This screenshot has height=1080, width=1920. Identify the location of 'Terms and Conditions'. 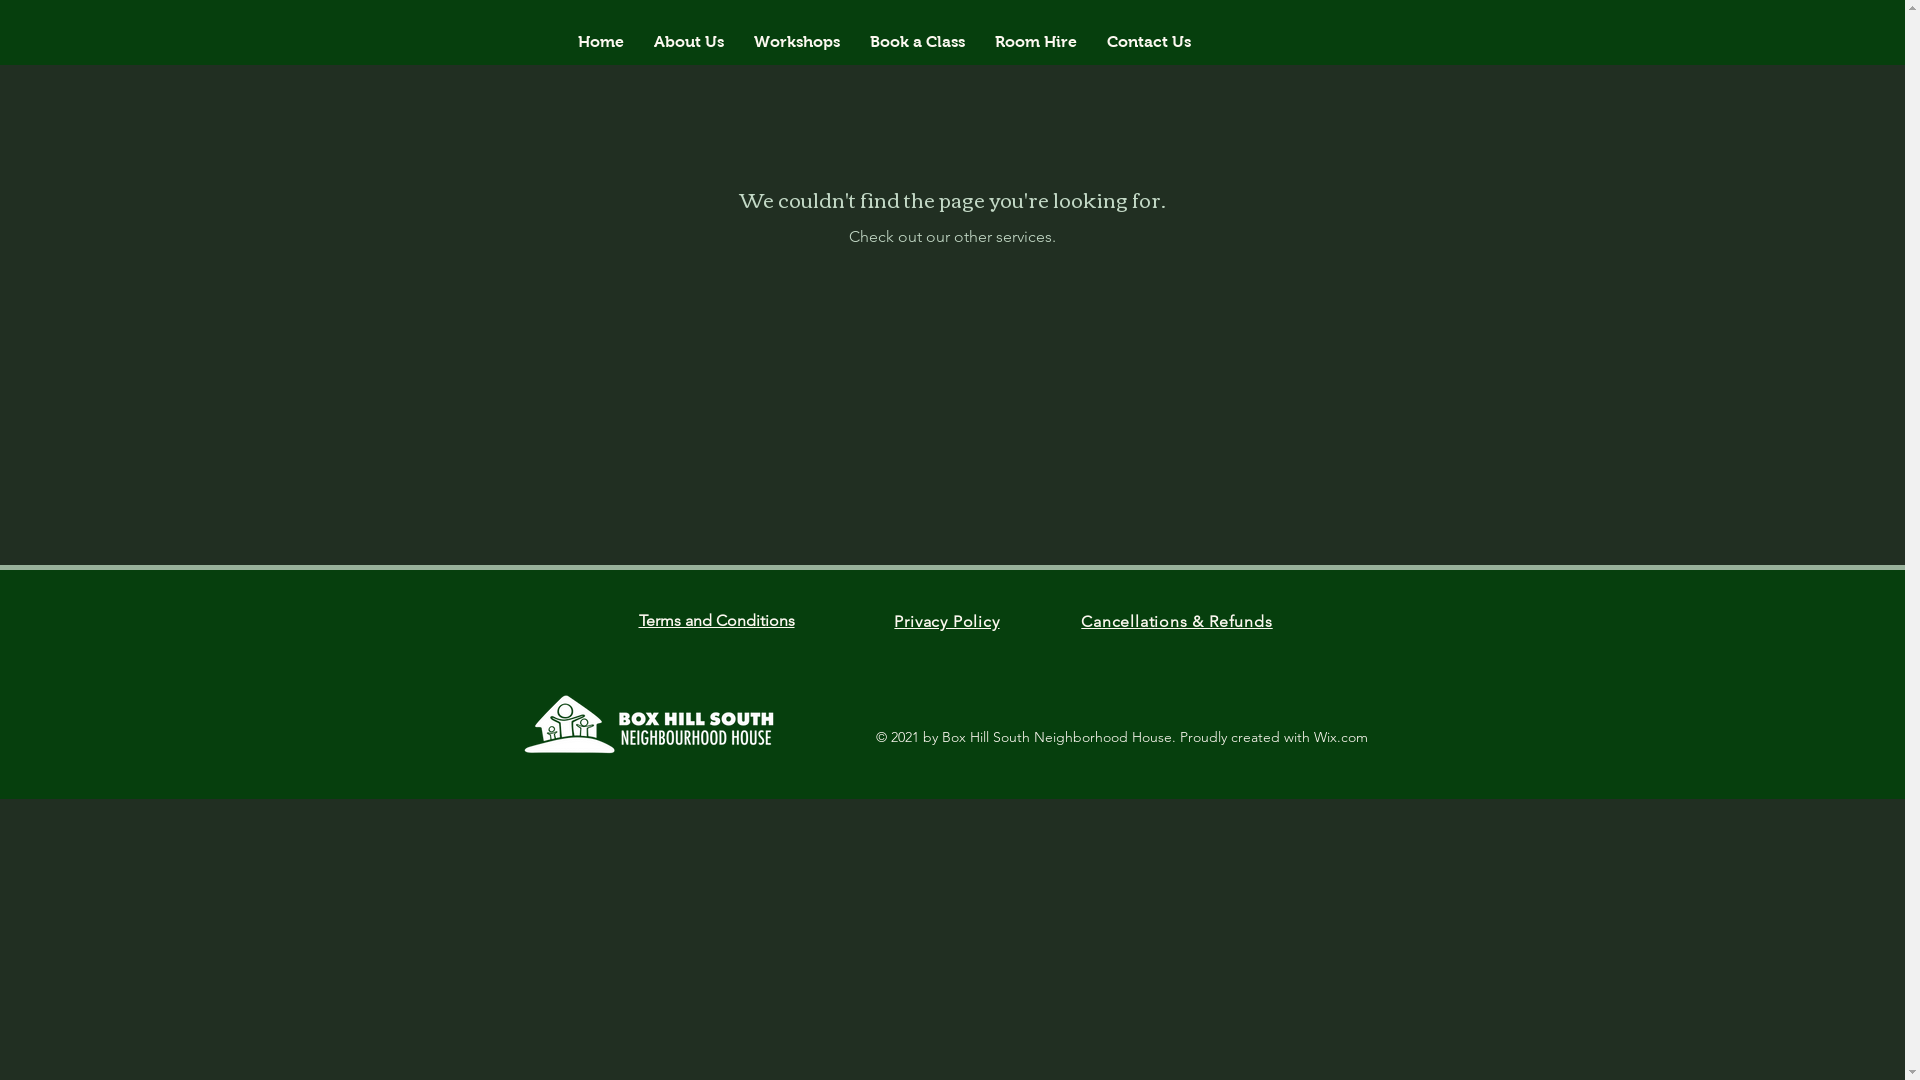
(637, 619).